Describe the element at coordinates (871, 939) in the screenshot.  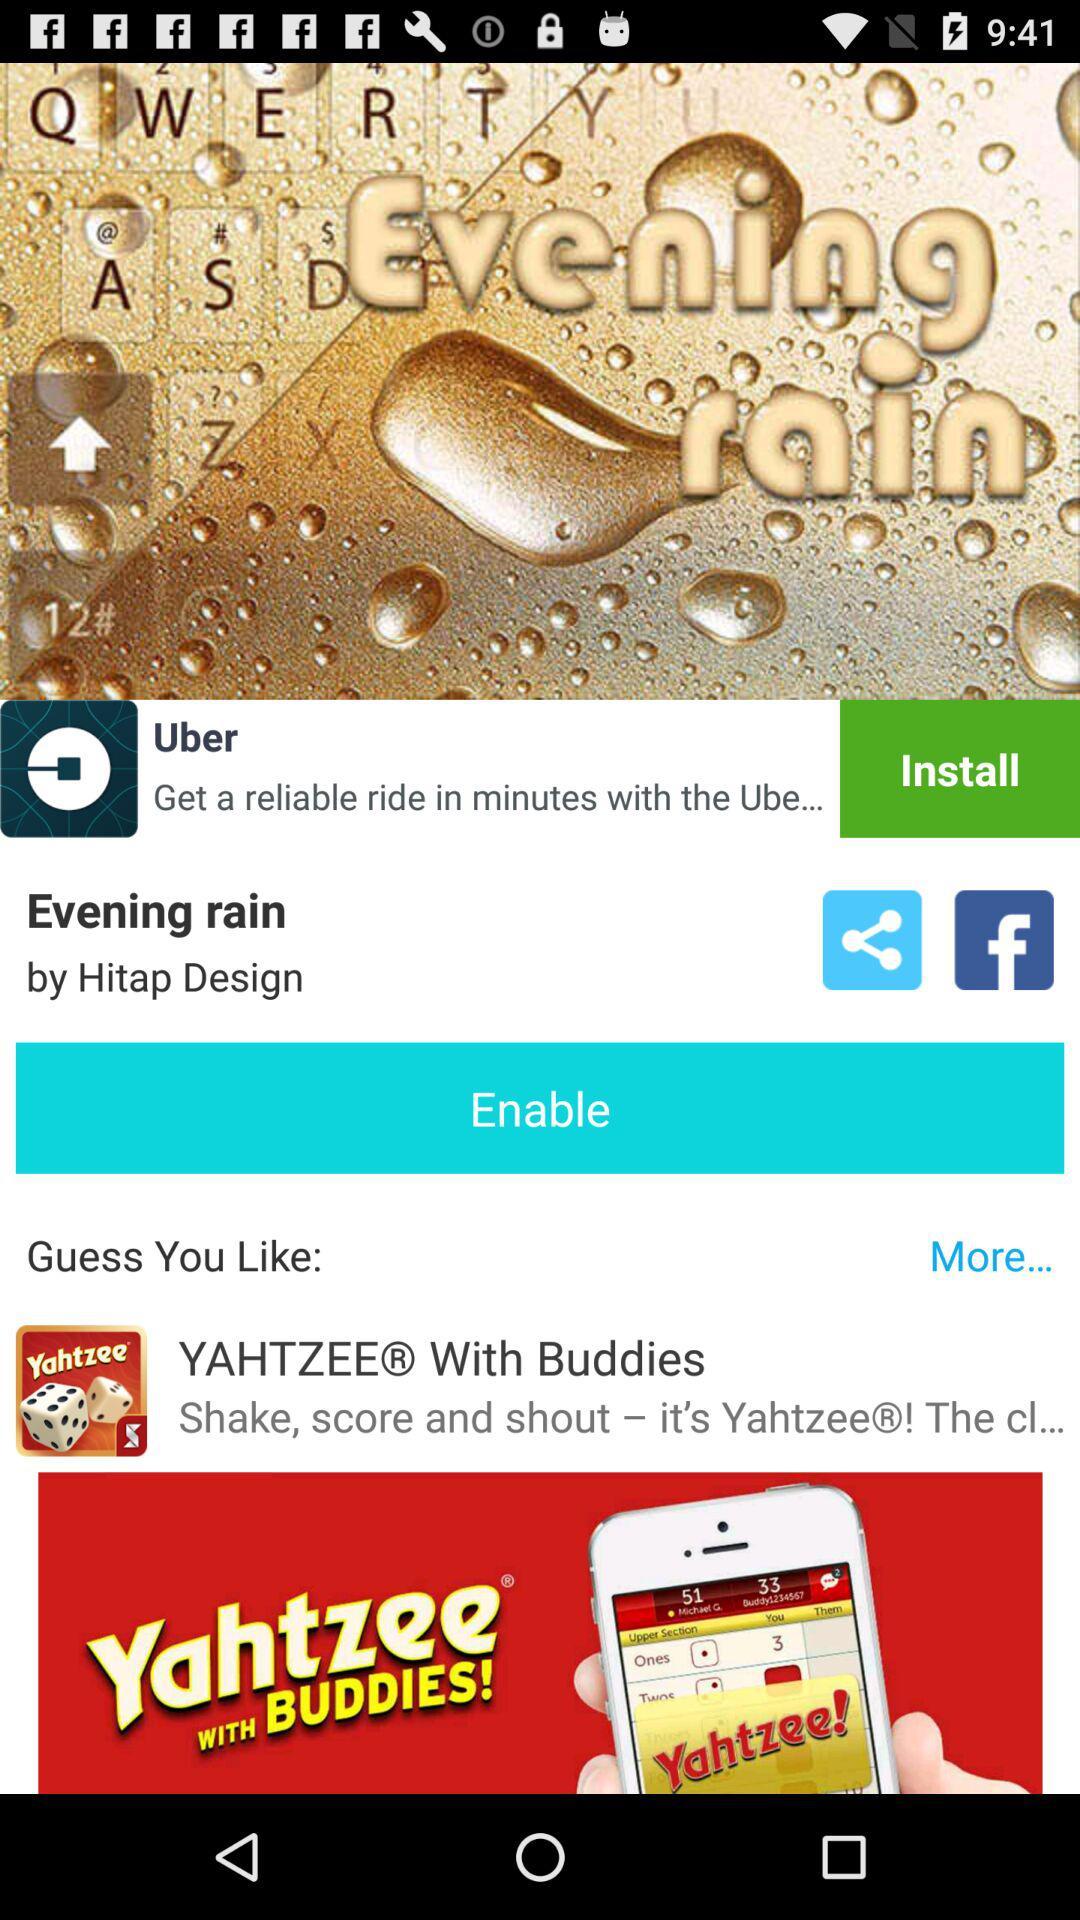
I see `icon above the enable button` at that location.